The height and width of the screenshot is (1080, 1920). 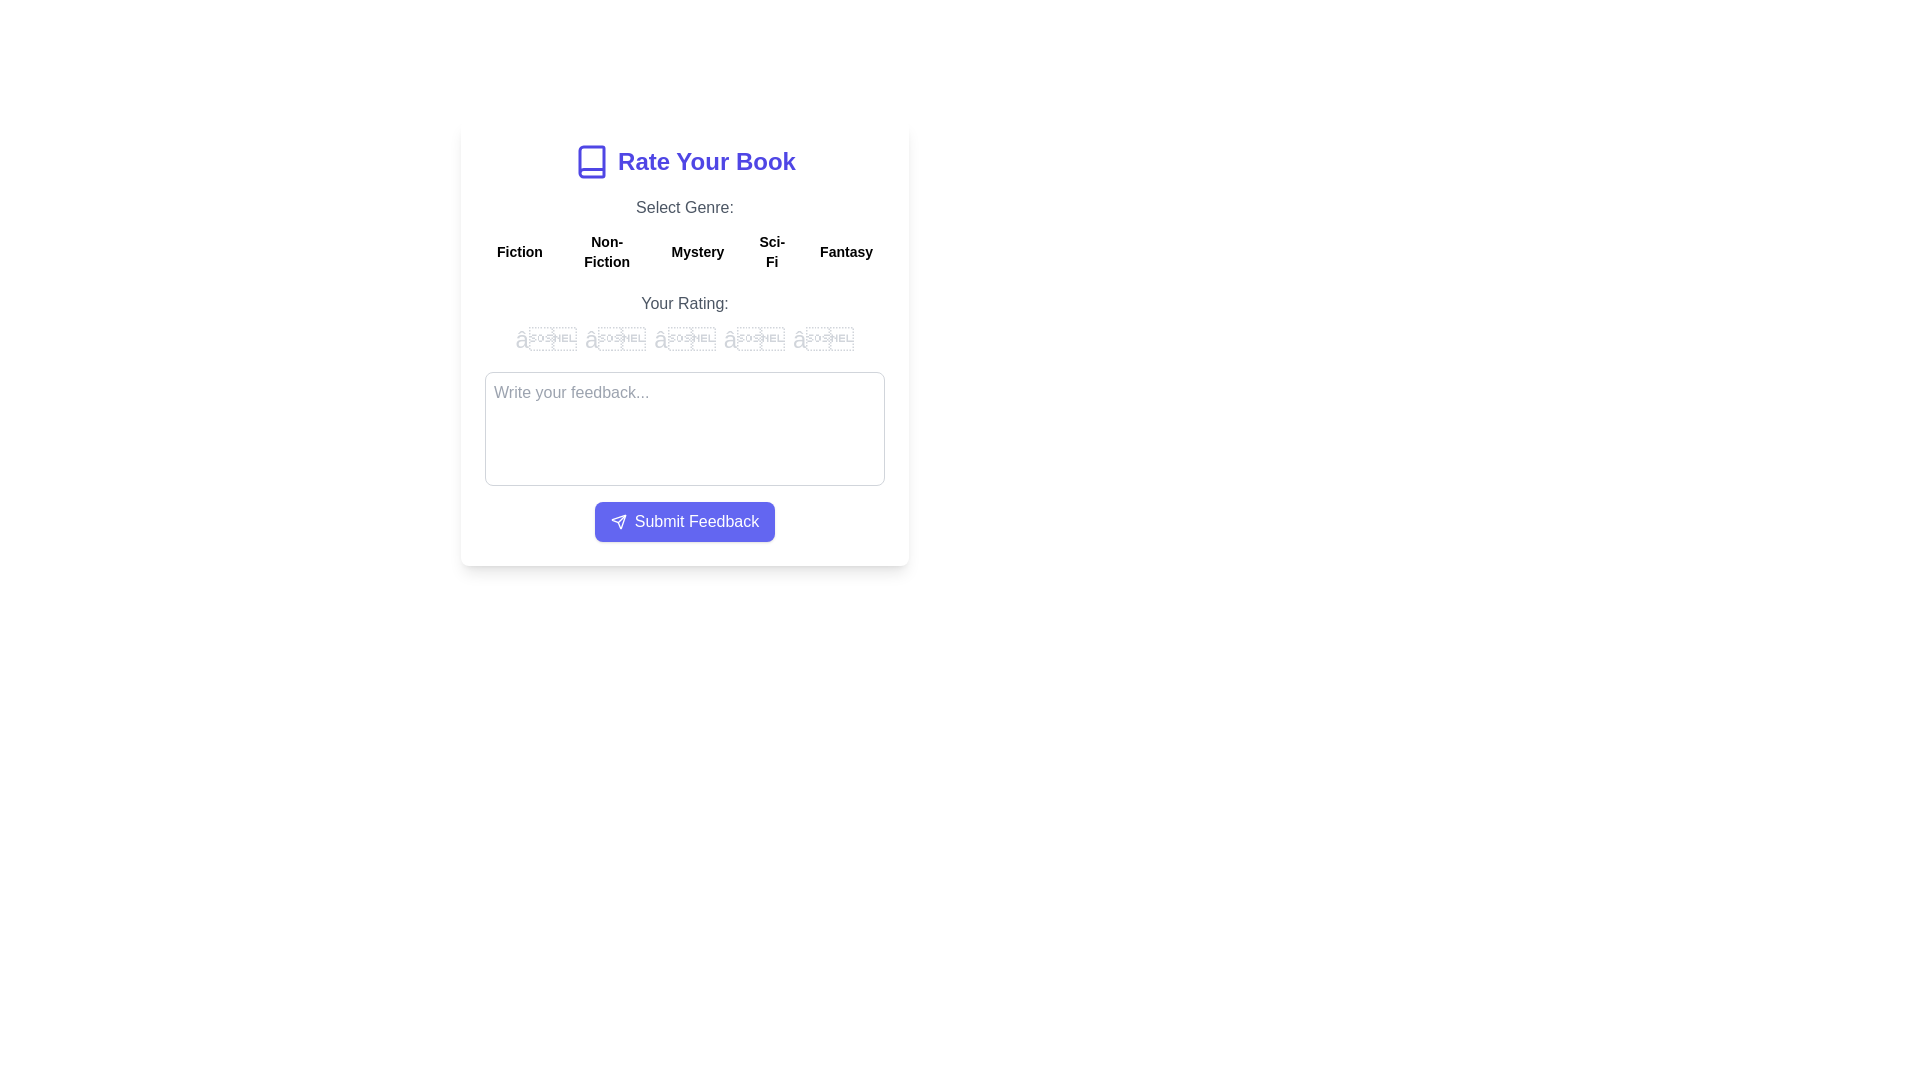 What do you see at coordinates (685, 338) in the screenshot?
I see `the third star icon in the rating sequence` at bounding box center [685, 338].